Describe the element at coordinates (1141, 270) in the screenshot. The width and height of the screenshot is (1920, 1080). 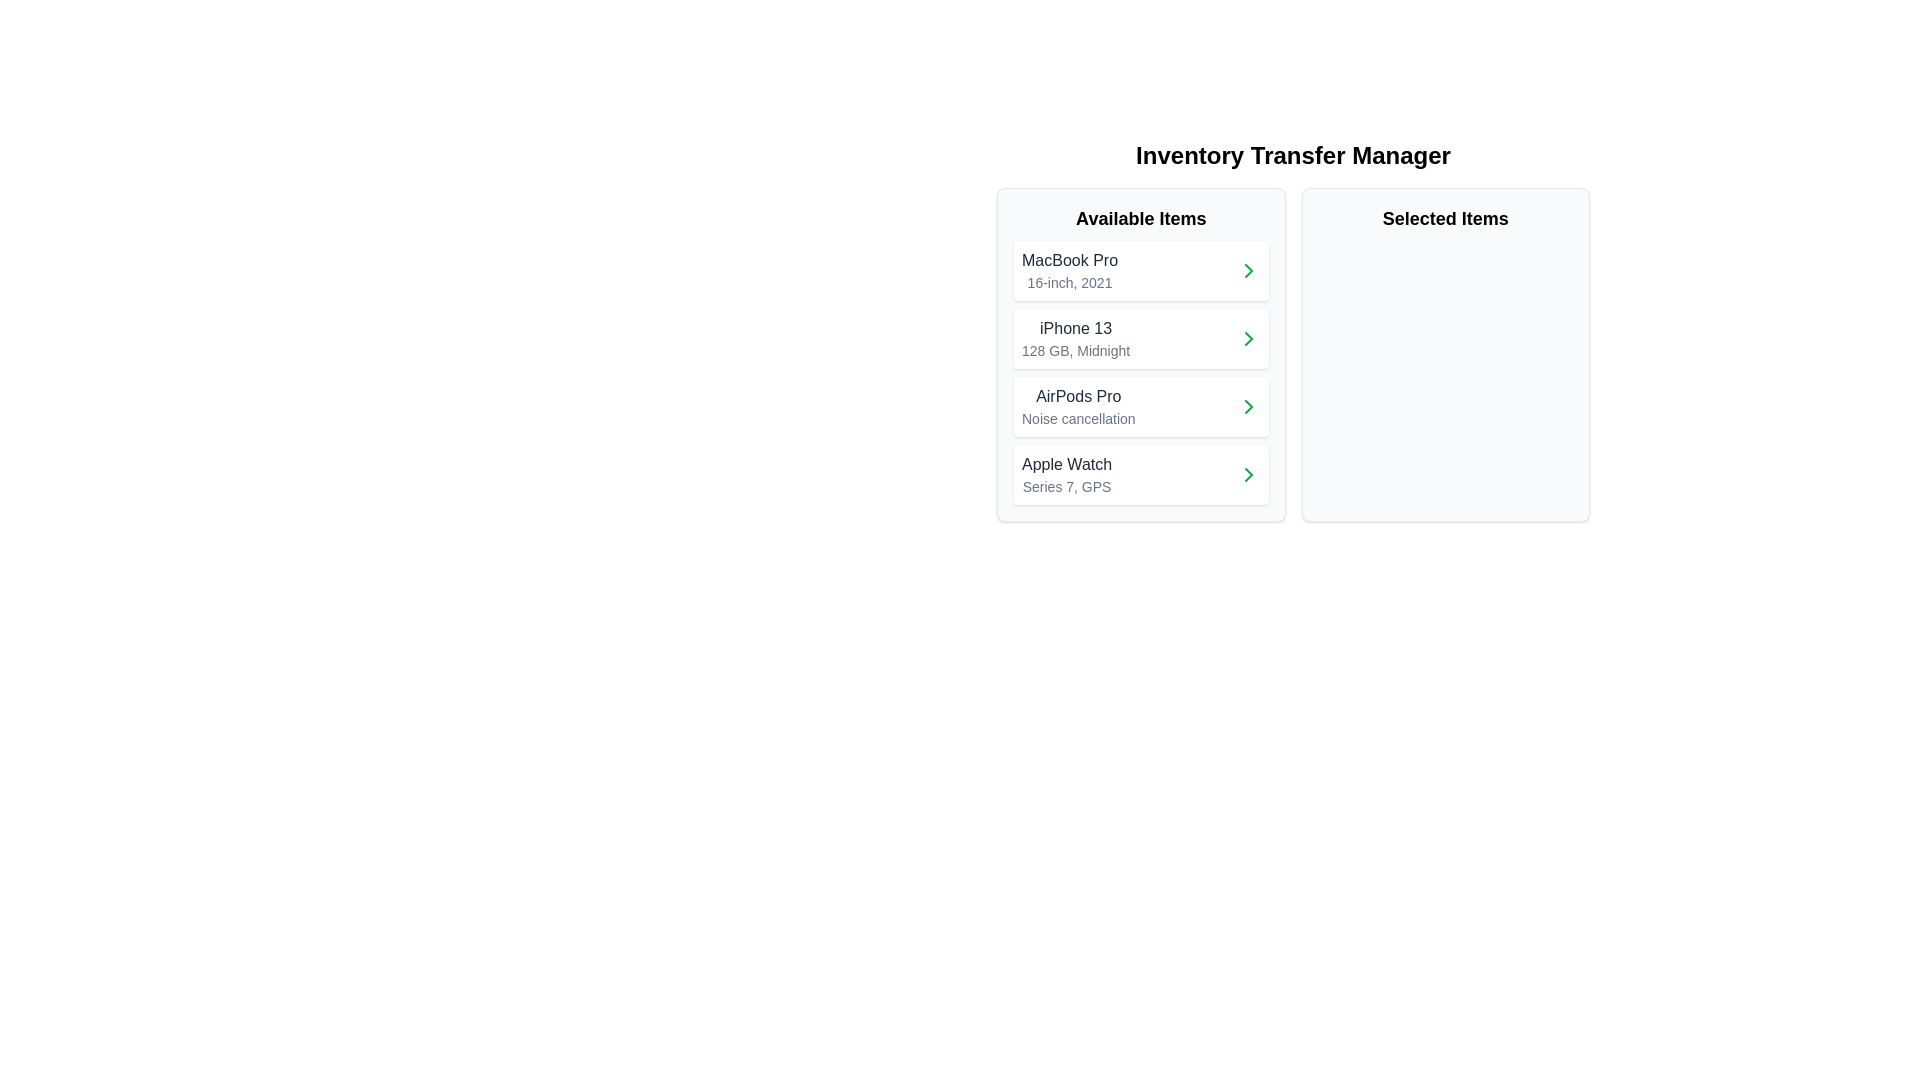
I see `the chevron on the 'MacBook Pro' product card located at the top of the 'Available Items' section` at that location.